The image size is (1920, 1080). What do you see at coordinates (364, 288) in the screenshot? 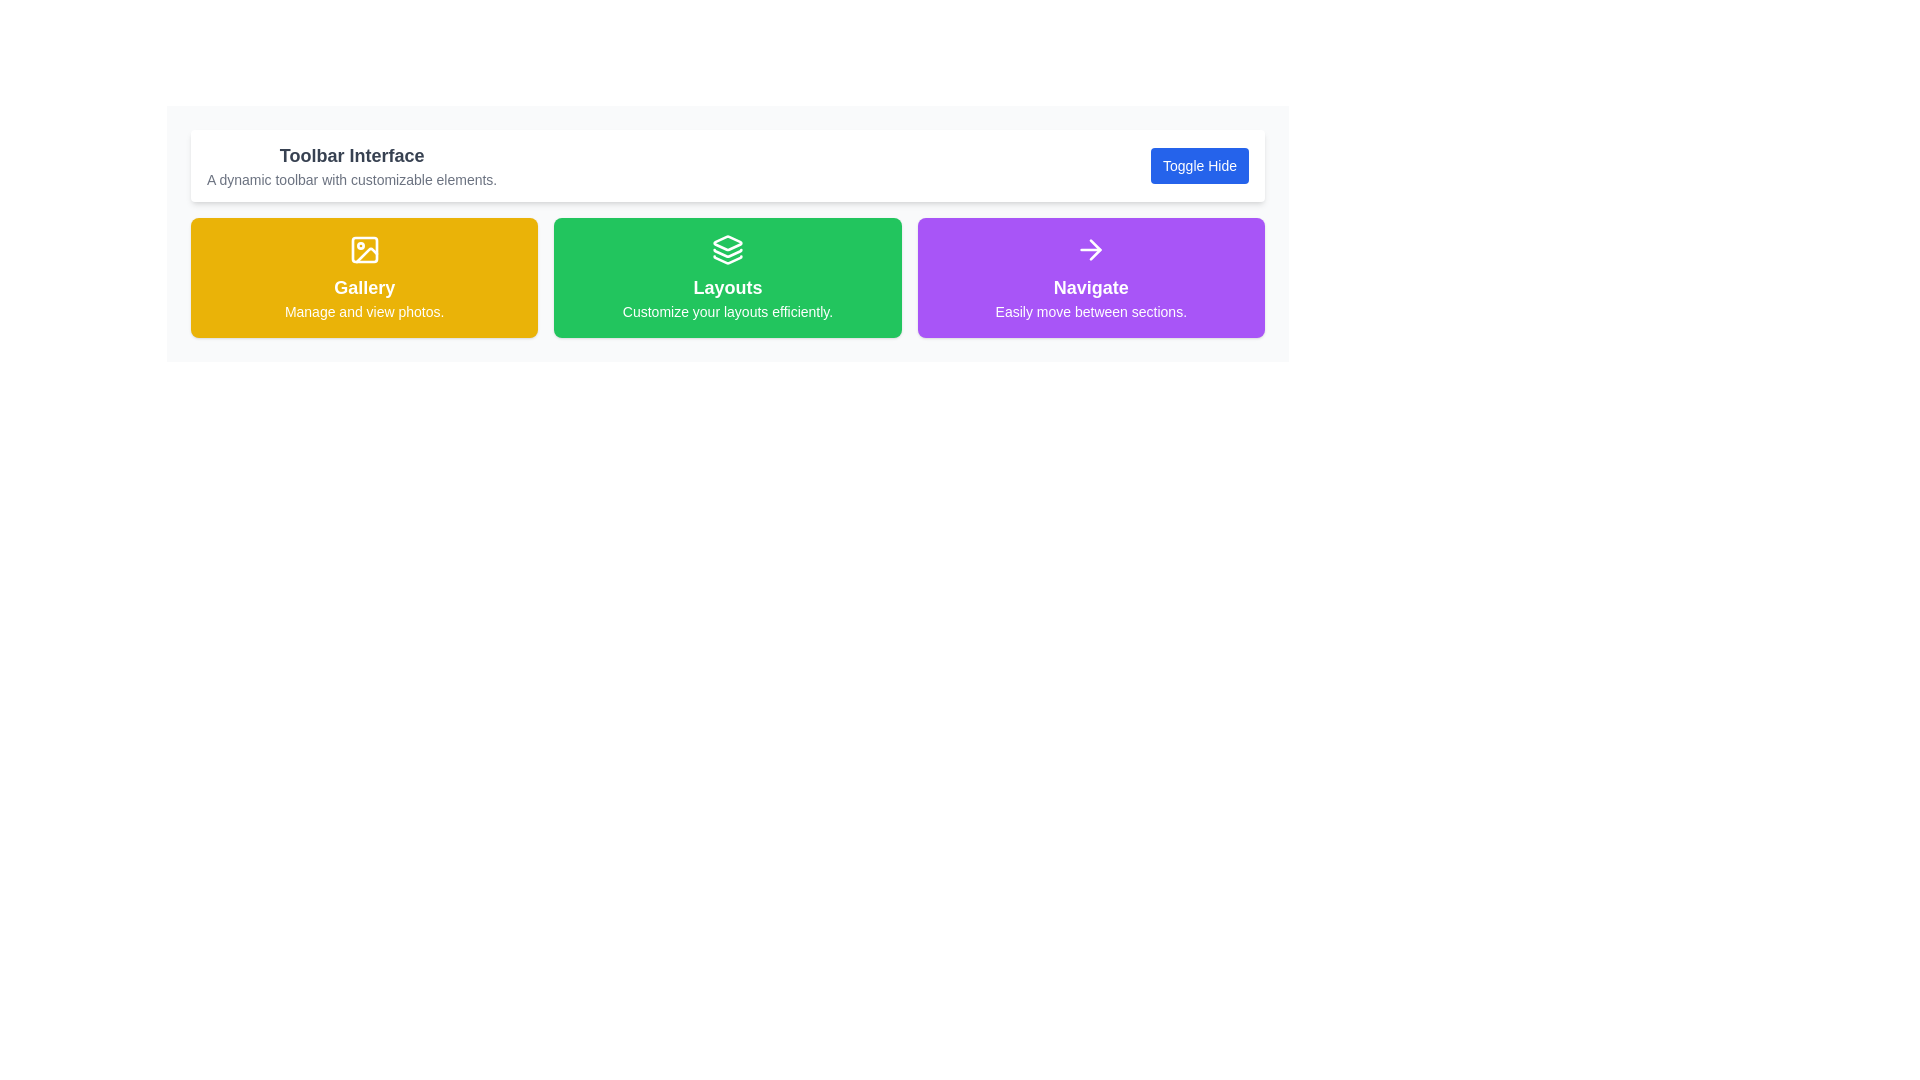
I see `the text label displaying 'Gallery', which is a bold white text on a yellow background, positioned at the top center of its card, to engage with the surrounding elements` at bounding box center [364, 288].